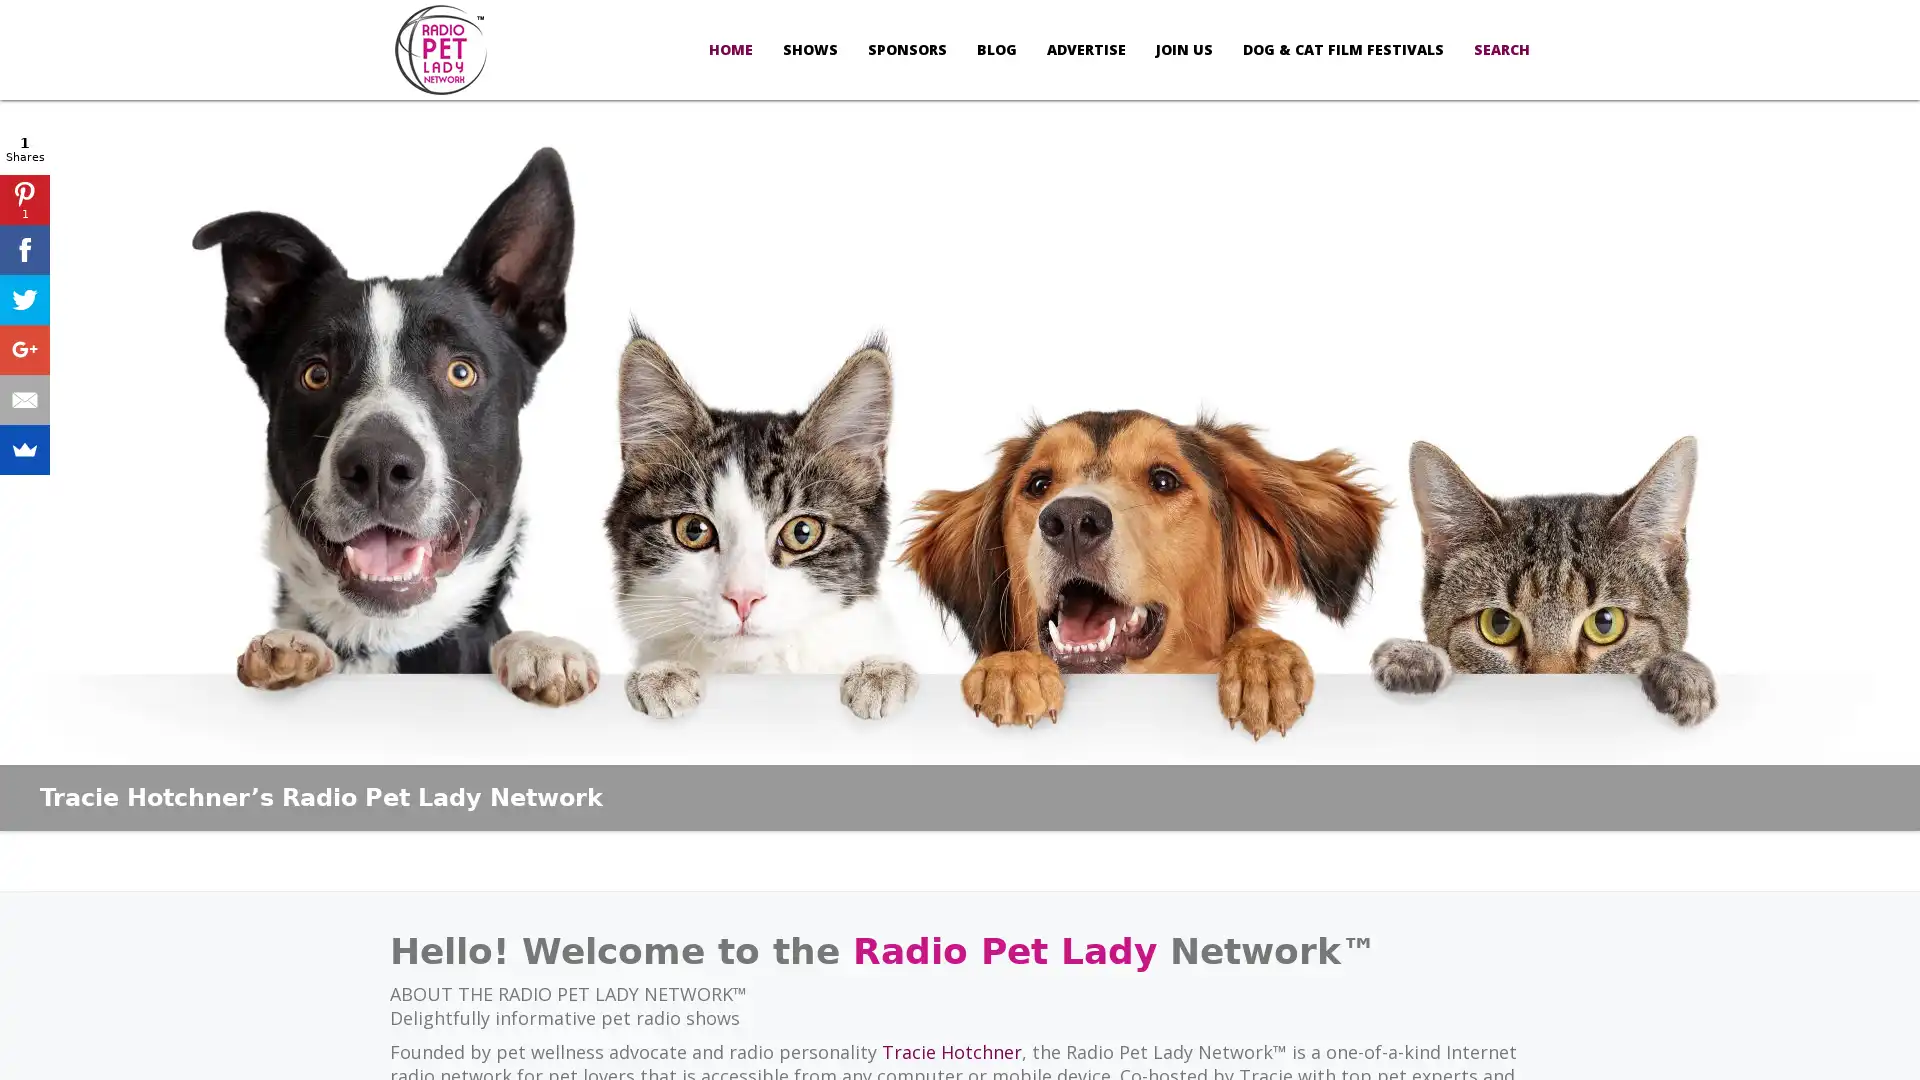 The height and width of the screenshot is (1080, 1920). I want to click on Close, so click(1335, 334).